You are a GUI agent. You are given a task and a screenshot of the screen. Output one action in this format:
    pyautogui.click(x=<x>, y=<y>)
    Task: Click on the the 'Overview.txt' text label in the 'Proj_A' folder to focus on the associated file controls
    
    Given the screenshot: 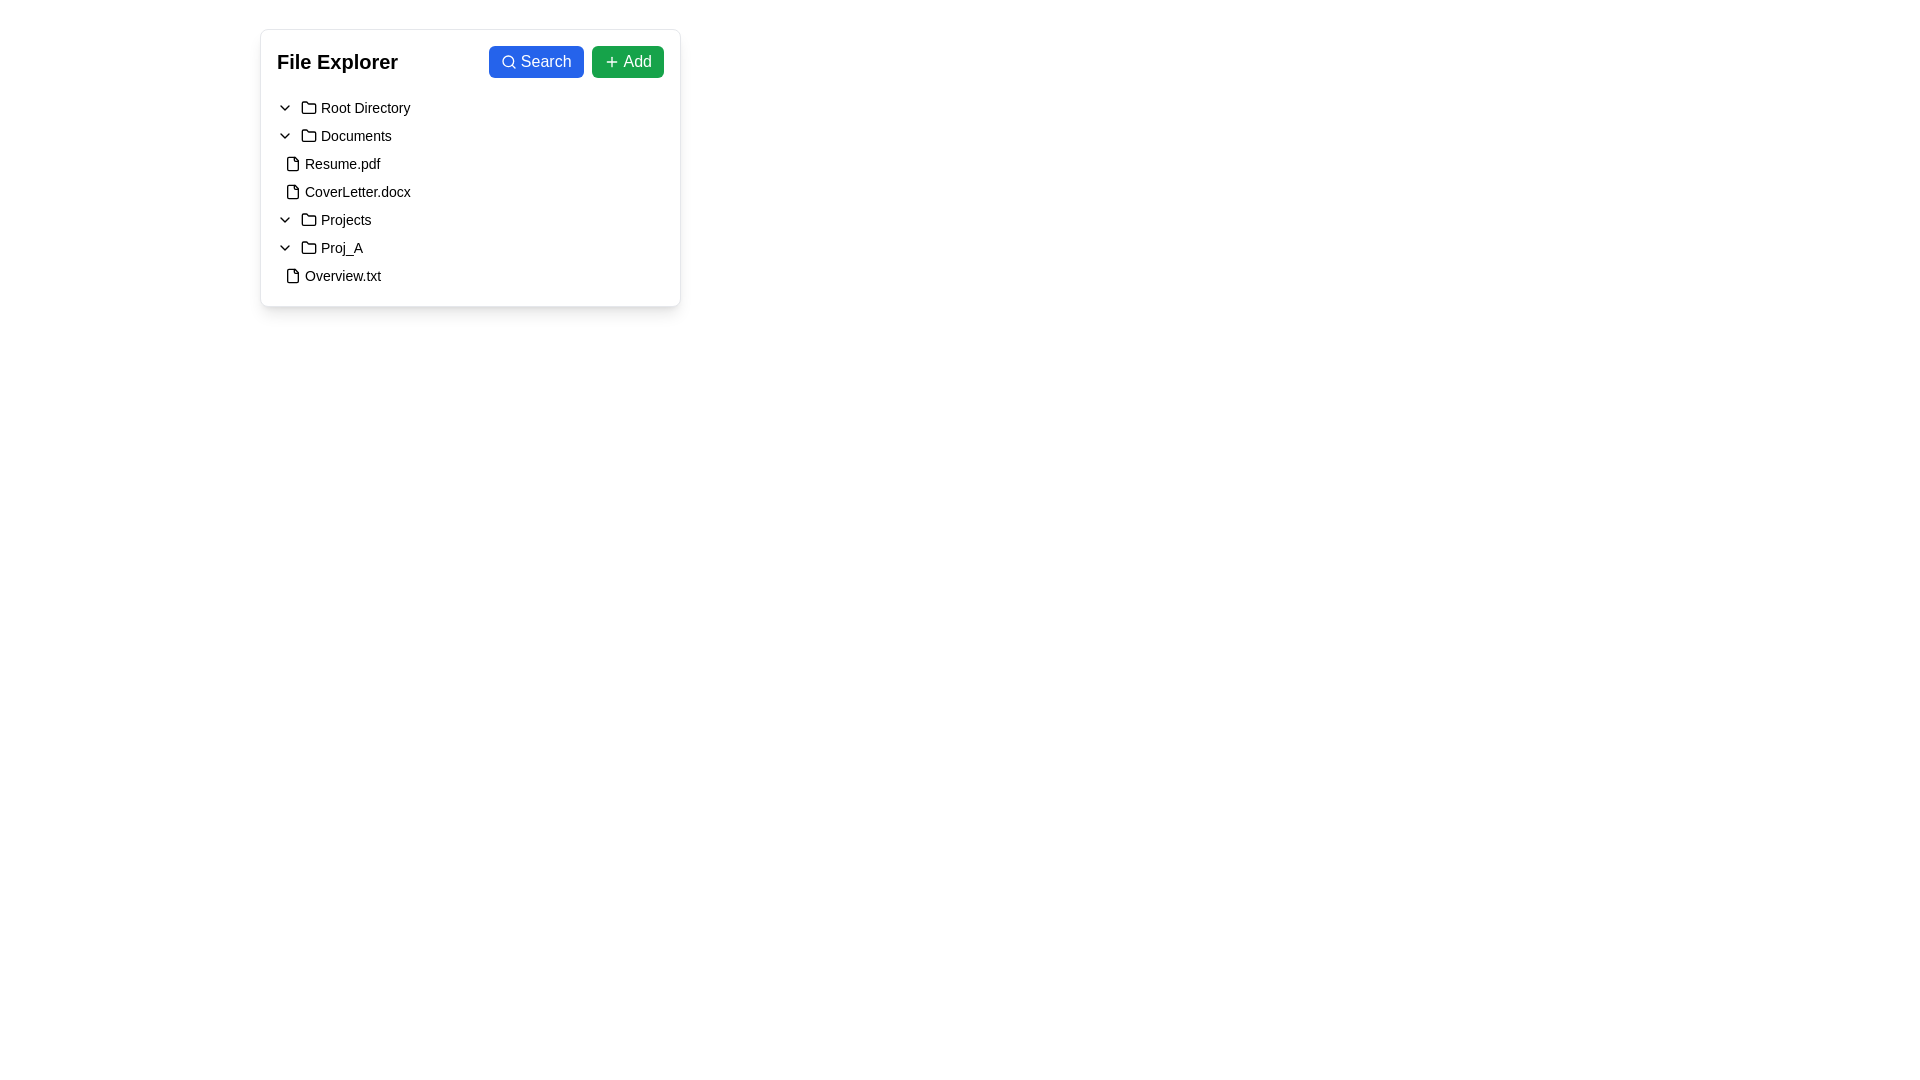 What is the action you would take?
    pyautogui.click(x=342, y=276)
    